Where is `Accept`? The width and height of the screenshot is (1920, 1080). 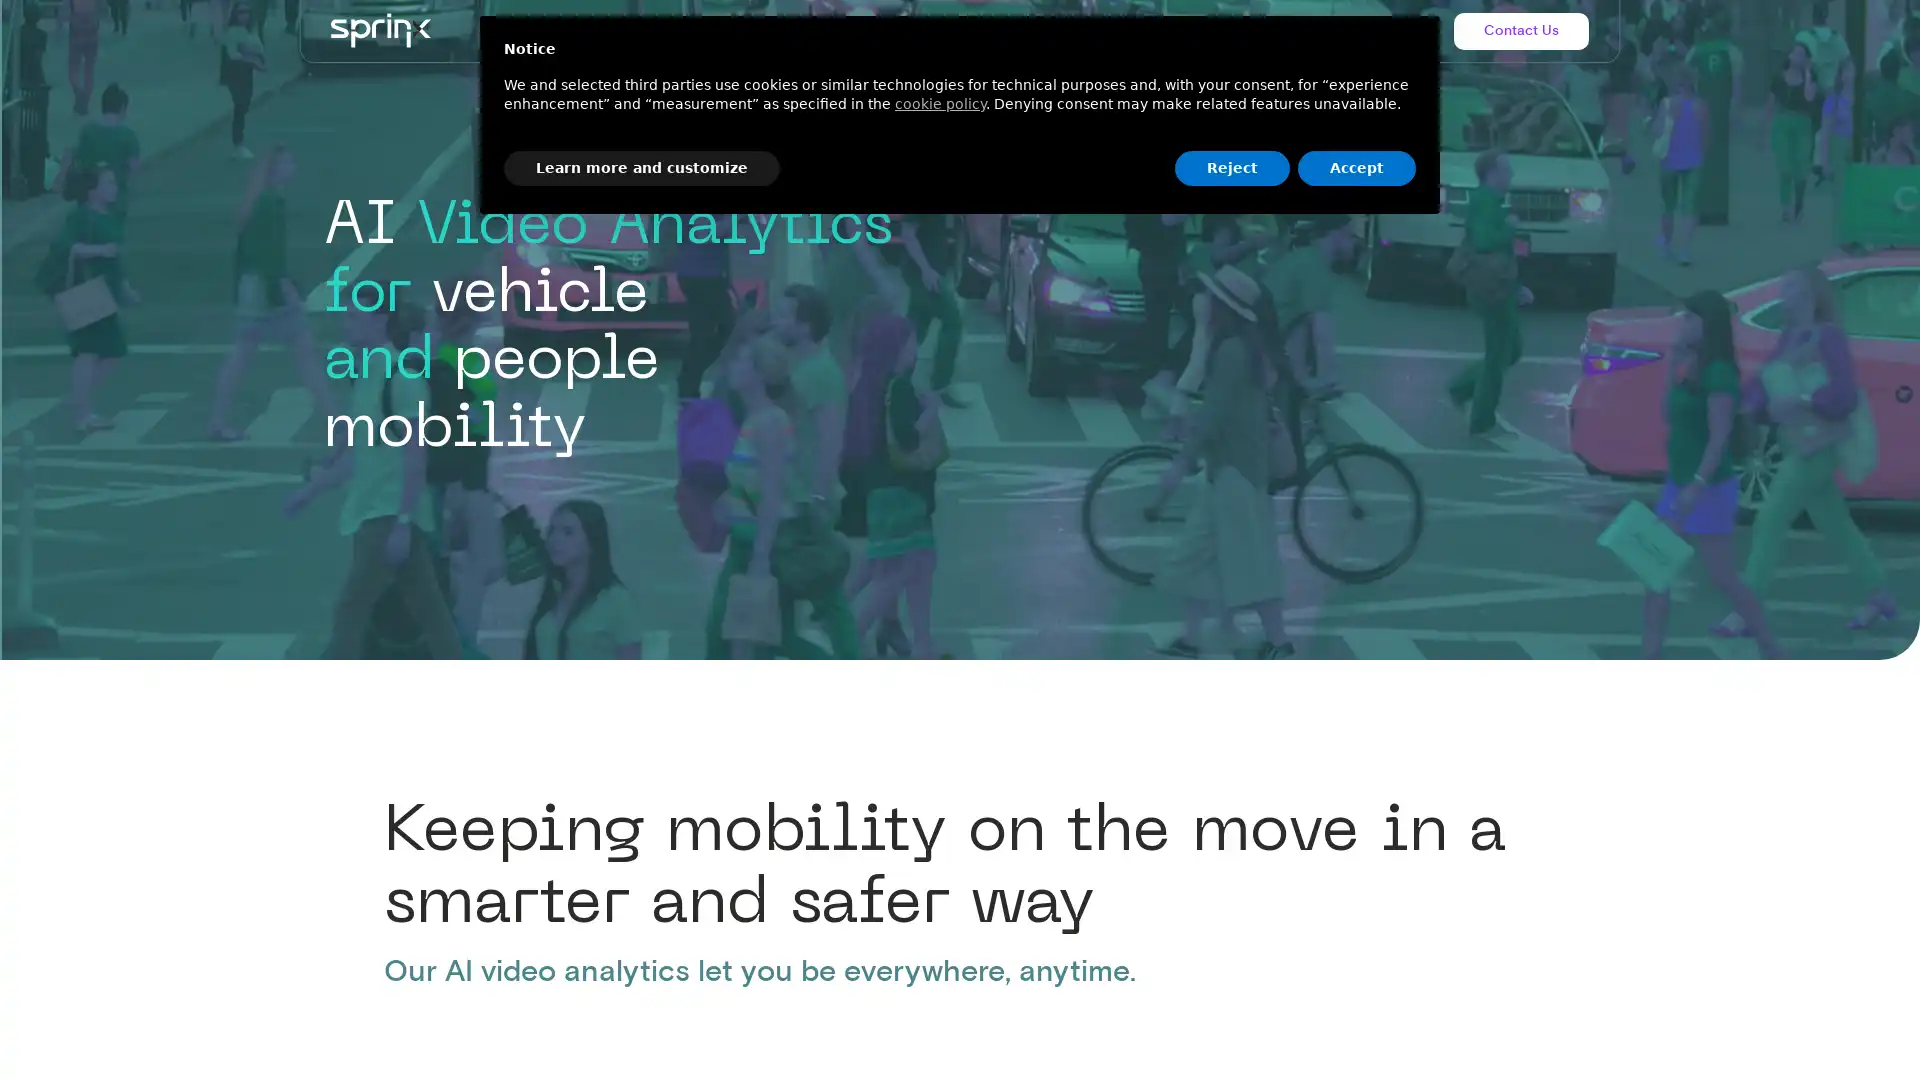 Accept is located at coordinates (1357, 167).